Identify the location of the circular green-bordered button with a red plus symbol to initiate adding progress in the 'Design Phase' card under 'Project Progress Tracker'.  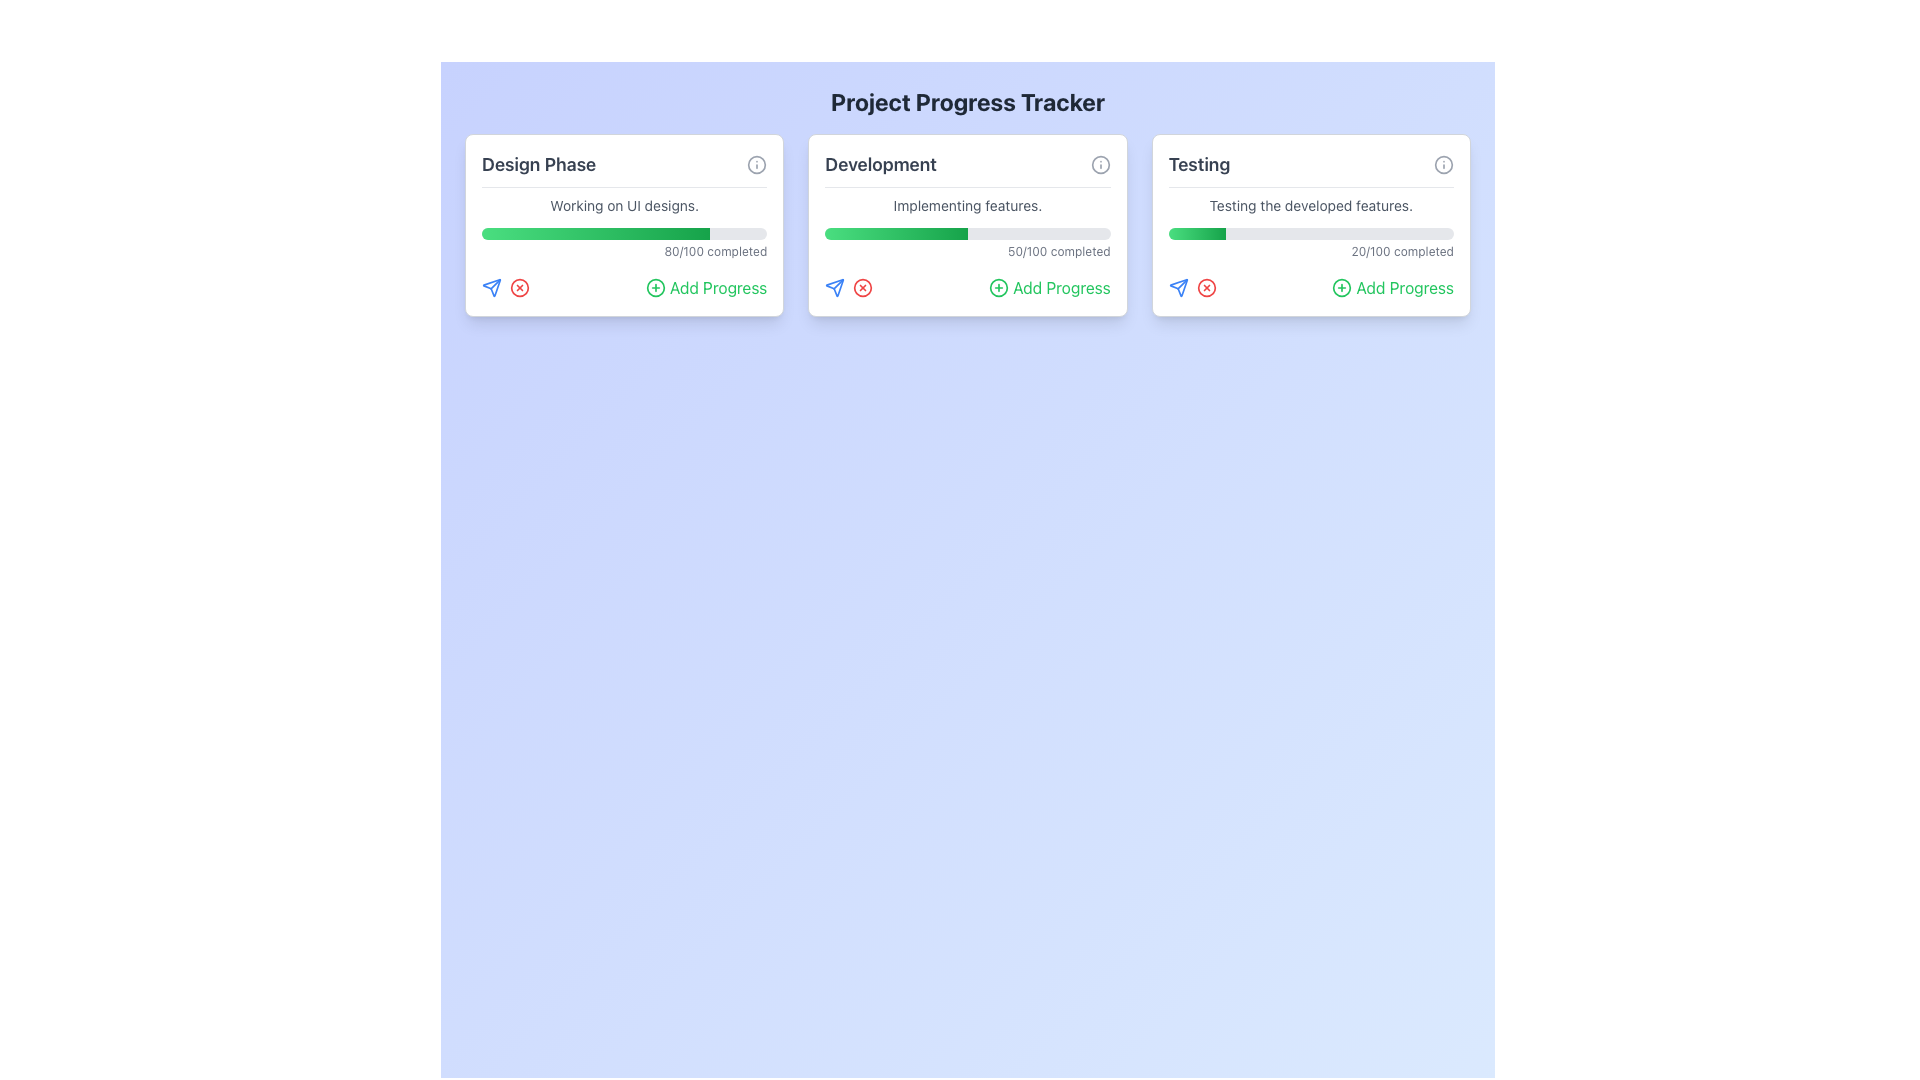
(655, 288).